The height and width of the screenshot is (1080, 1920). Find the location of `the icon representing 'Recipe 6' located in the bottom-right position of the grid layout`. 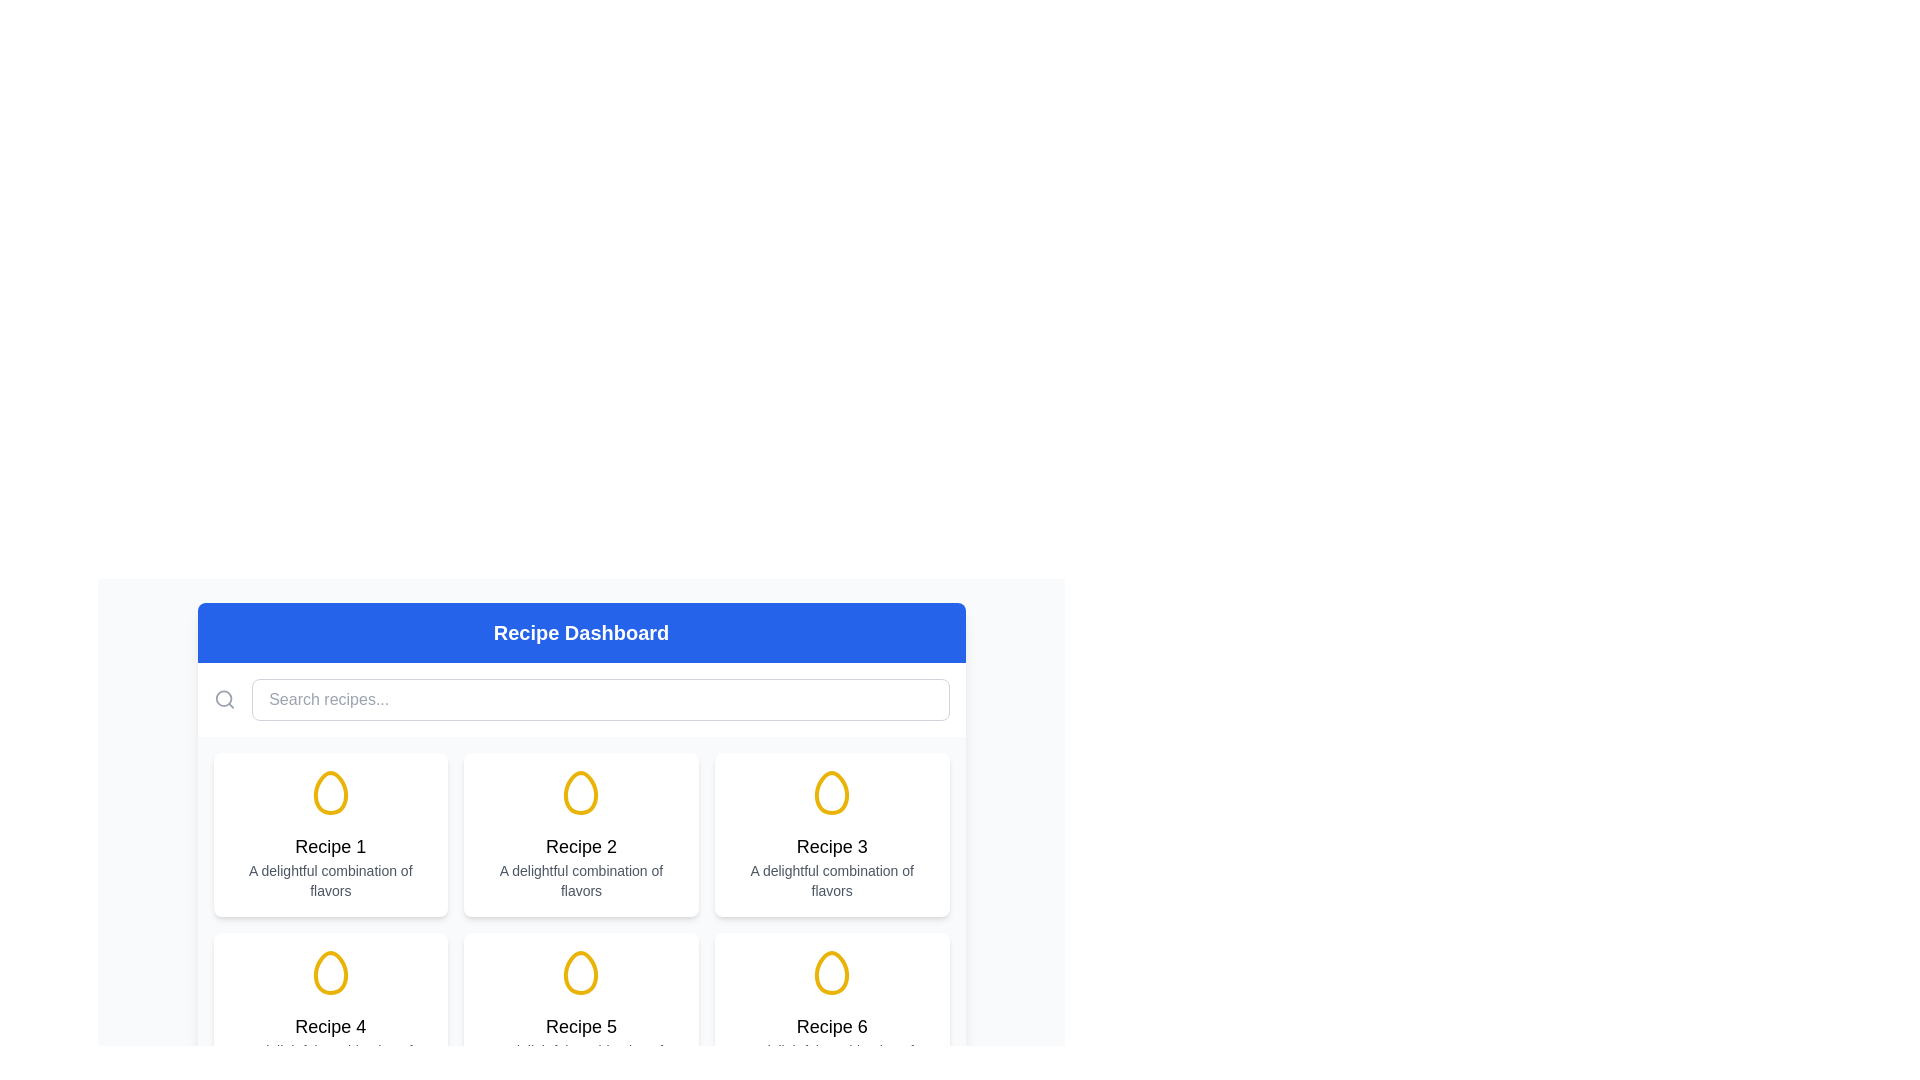

the icon representing 'Recipe 6' located in the bottom-right position of the grid layout is located at coordinates (832, 971).